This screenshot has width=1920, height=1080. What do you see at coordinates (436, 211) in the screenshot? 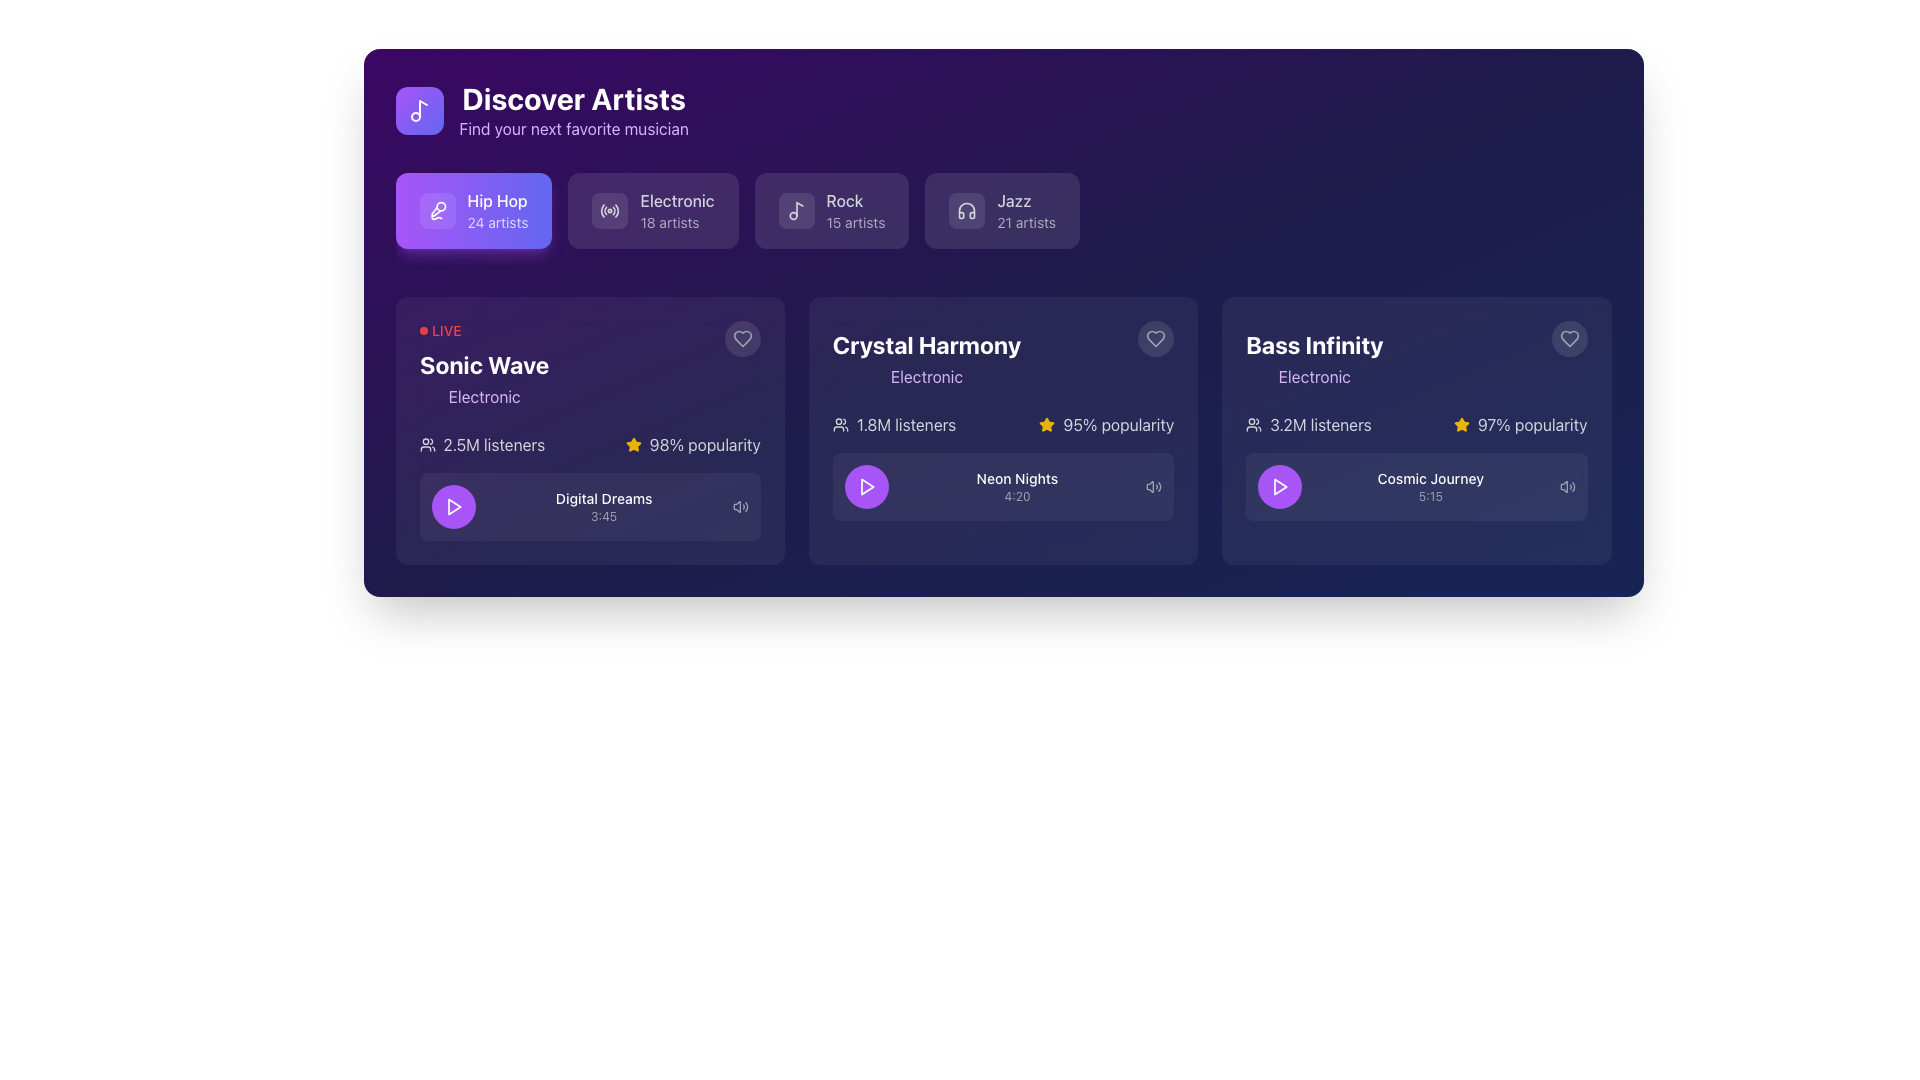
I see `the rounded rectangular icon with a light purple background and a white microphone symbol located within the 'Hip Hop' button on the left side of the text 'Hip Hop 24 artists'` at bounding box center [436, 211].